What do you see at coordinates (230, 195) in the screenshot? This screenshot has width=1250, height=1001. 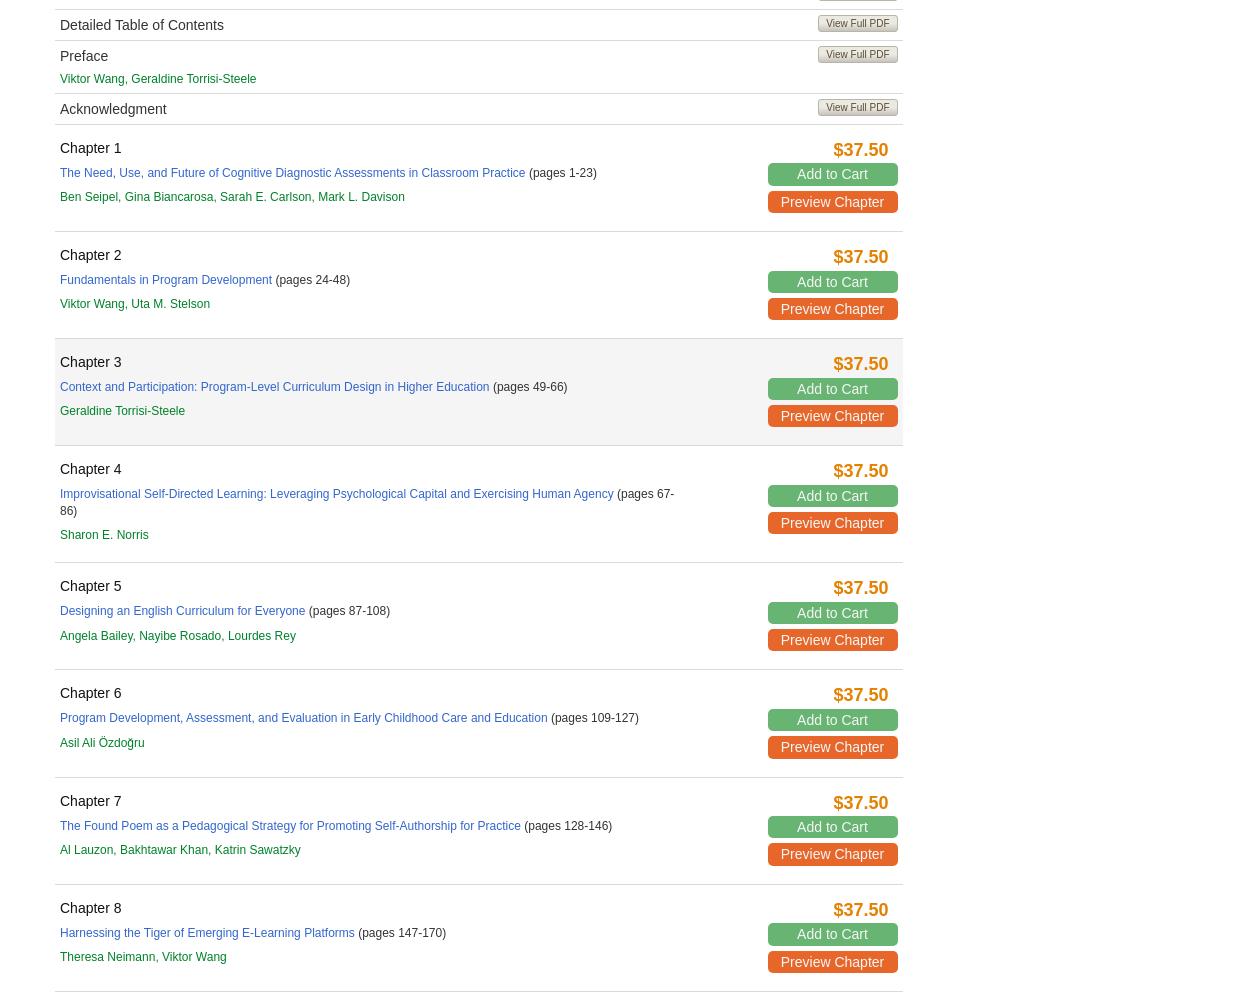 I see `'Ben Seipel, Gina Biancarosa, Sarah E. Carlson, Mark L. Davison'` at bounding box center [230, 195].